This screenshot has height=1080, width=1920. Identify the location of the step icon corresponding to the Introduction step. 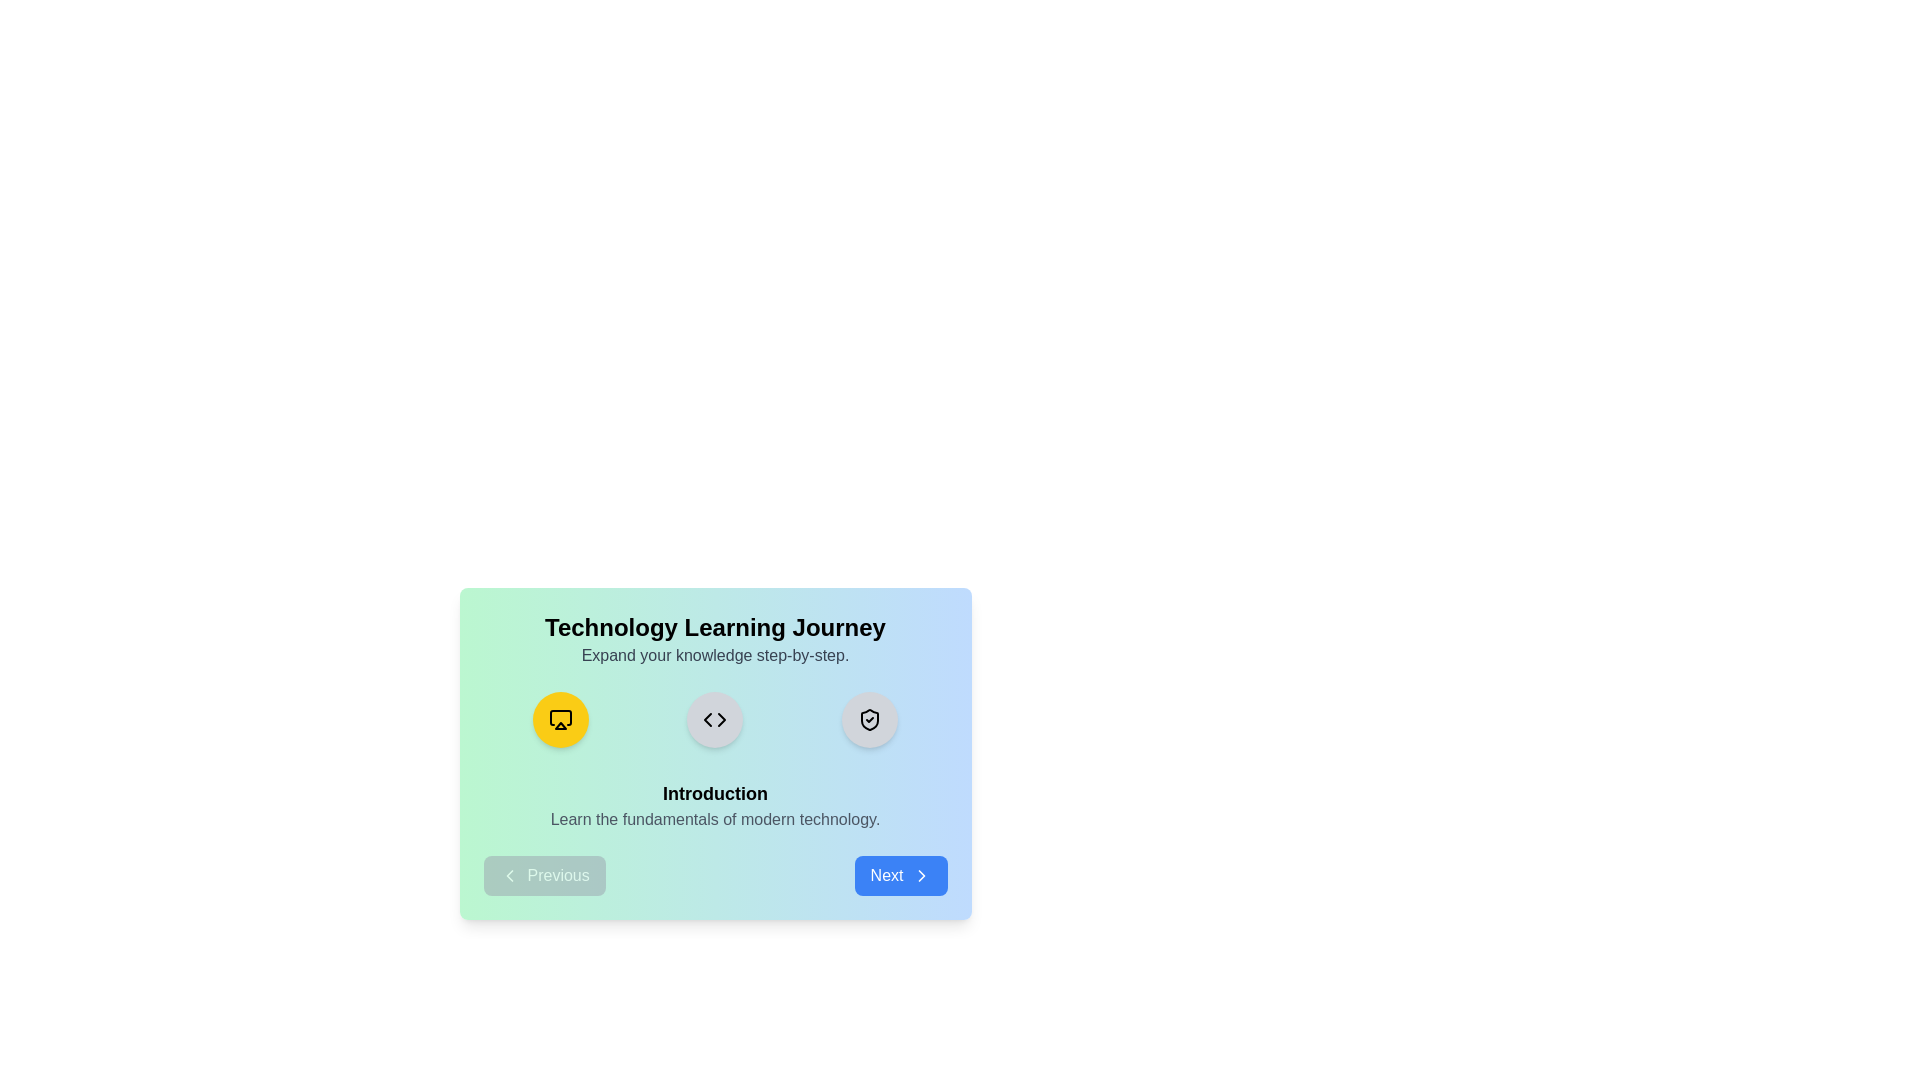
(560, 720).